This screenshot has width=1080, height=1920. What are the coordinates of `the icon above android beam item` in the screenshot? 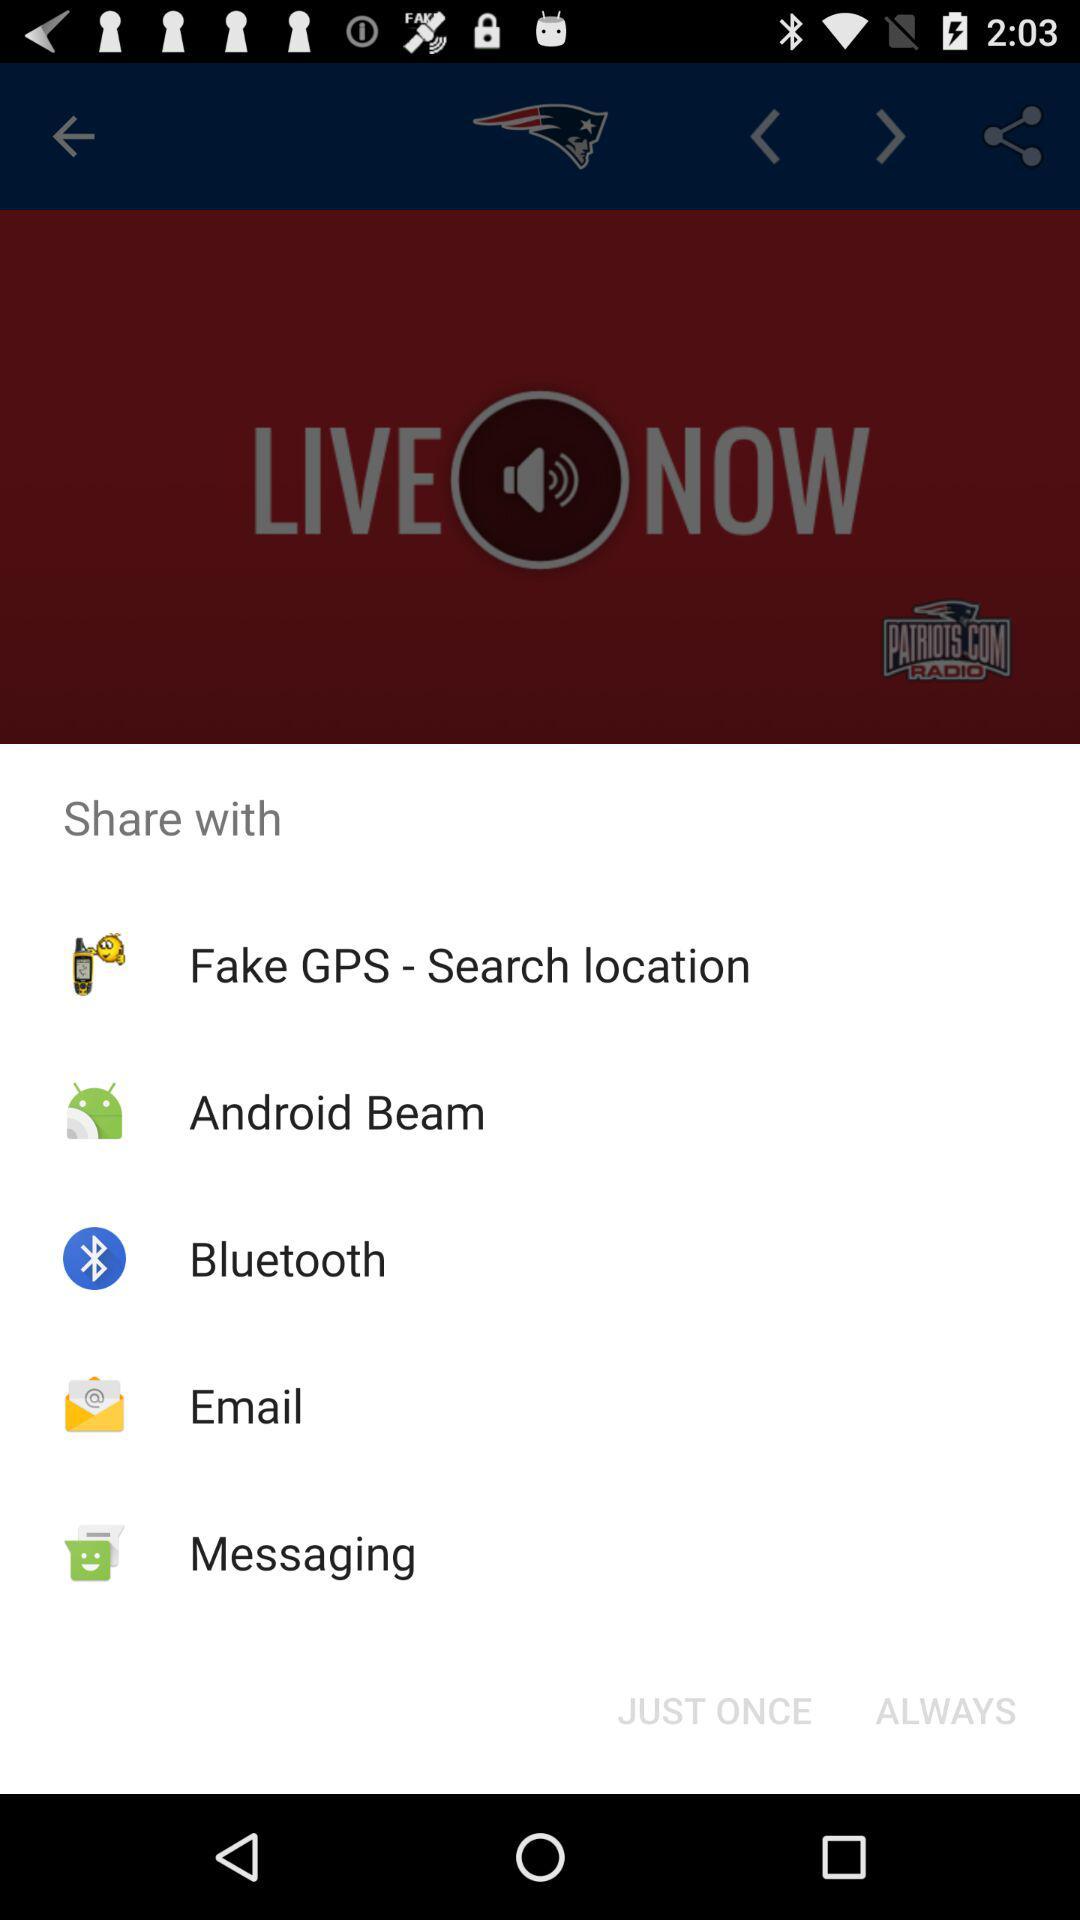 It's located at (470, 964).